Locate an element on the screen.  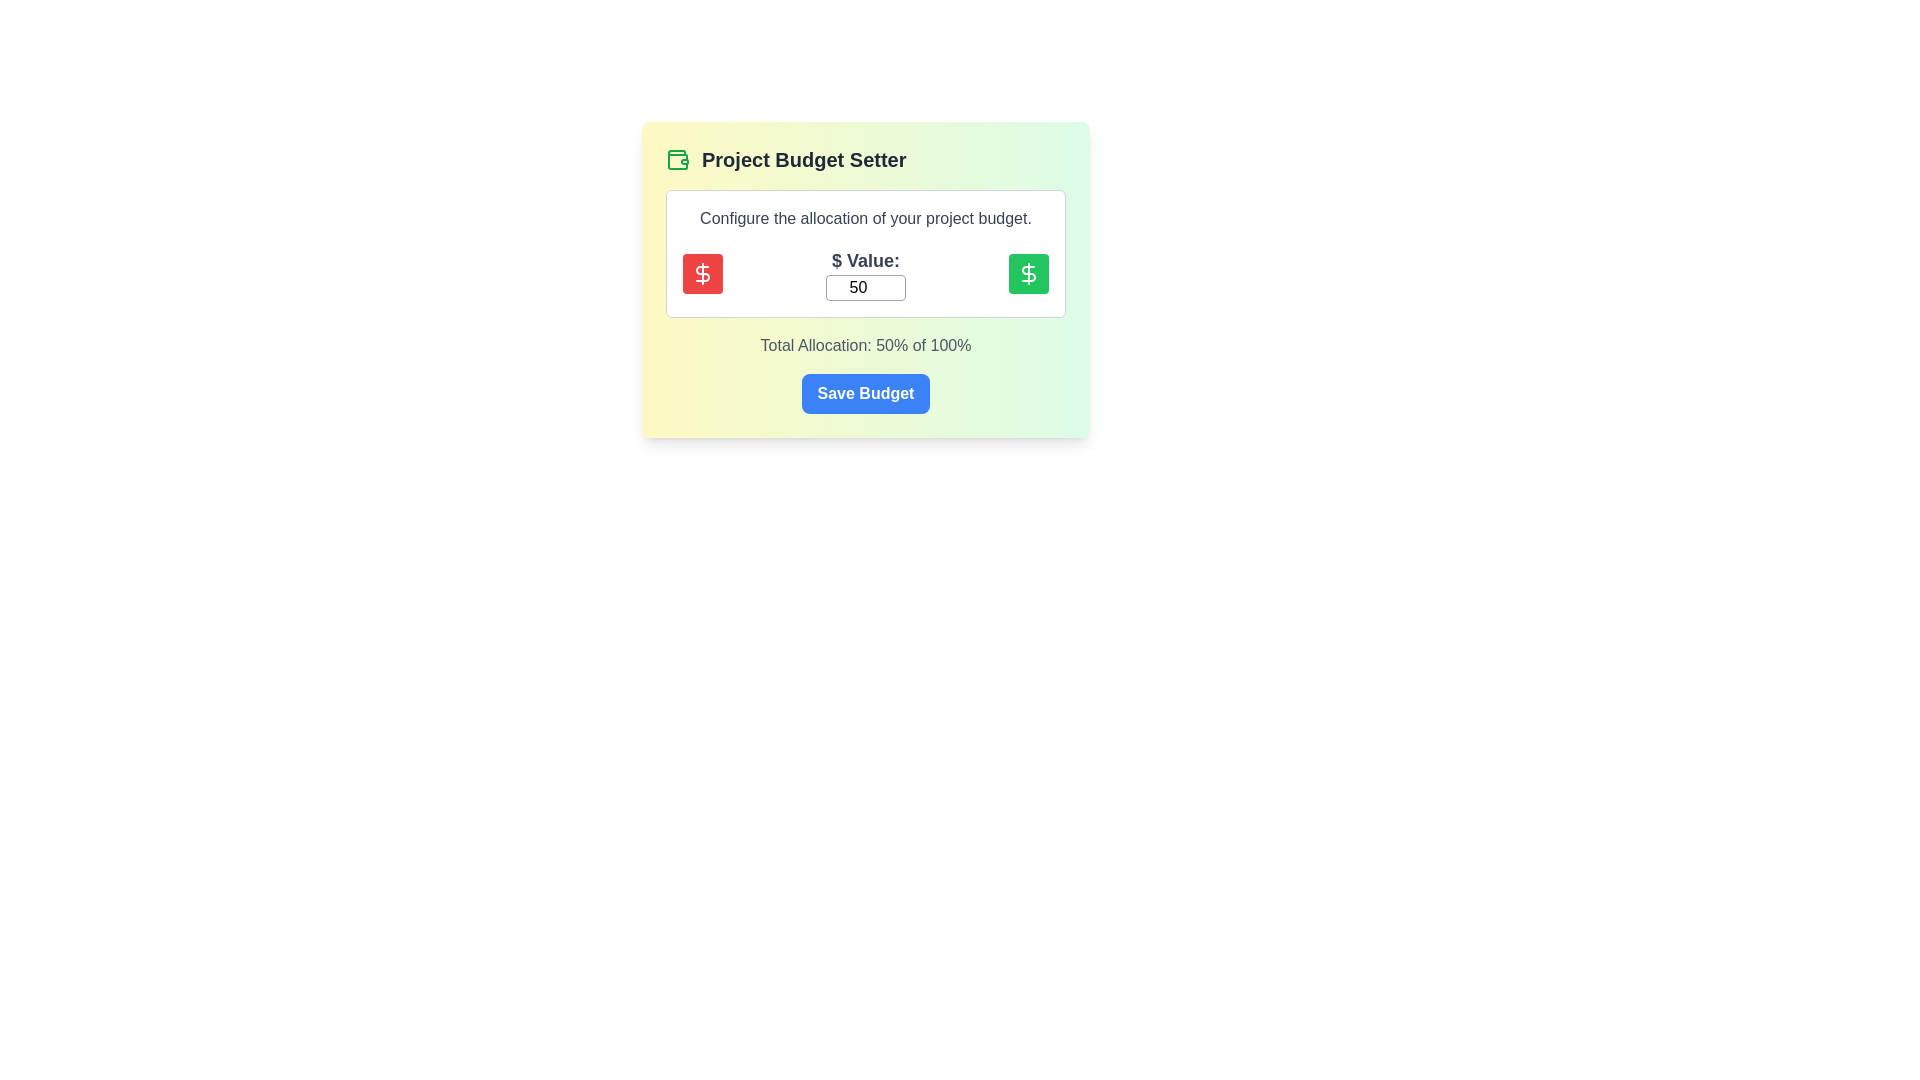
the SVG dollar sign icon with a green background located to the right of the '$ Value:' label and input field in the main budget-setting section is located at coordinates (1028, 273).